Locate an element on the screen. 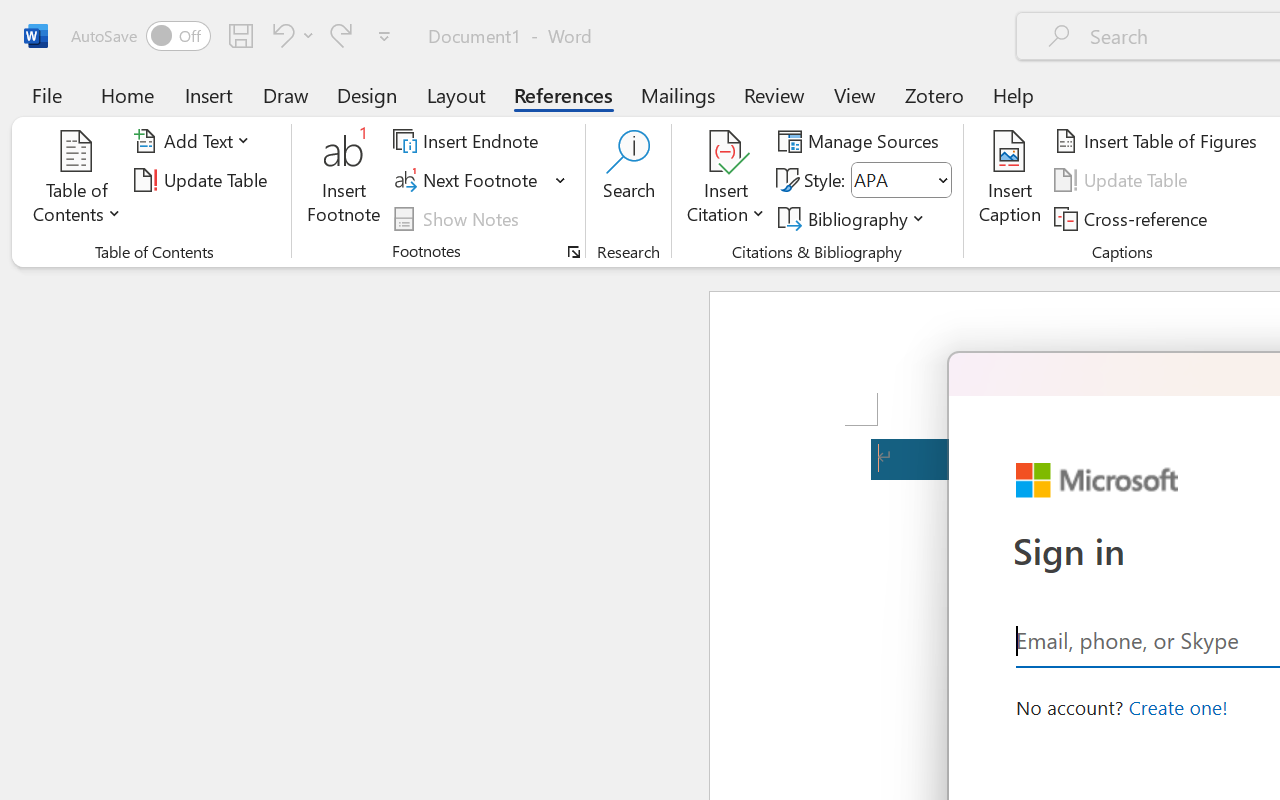 This screenshot has width=1280, height=800. 'Undo Apply Quick Style Set' is located at coordinates (289, 34).